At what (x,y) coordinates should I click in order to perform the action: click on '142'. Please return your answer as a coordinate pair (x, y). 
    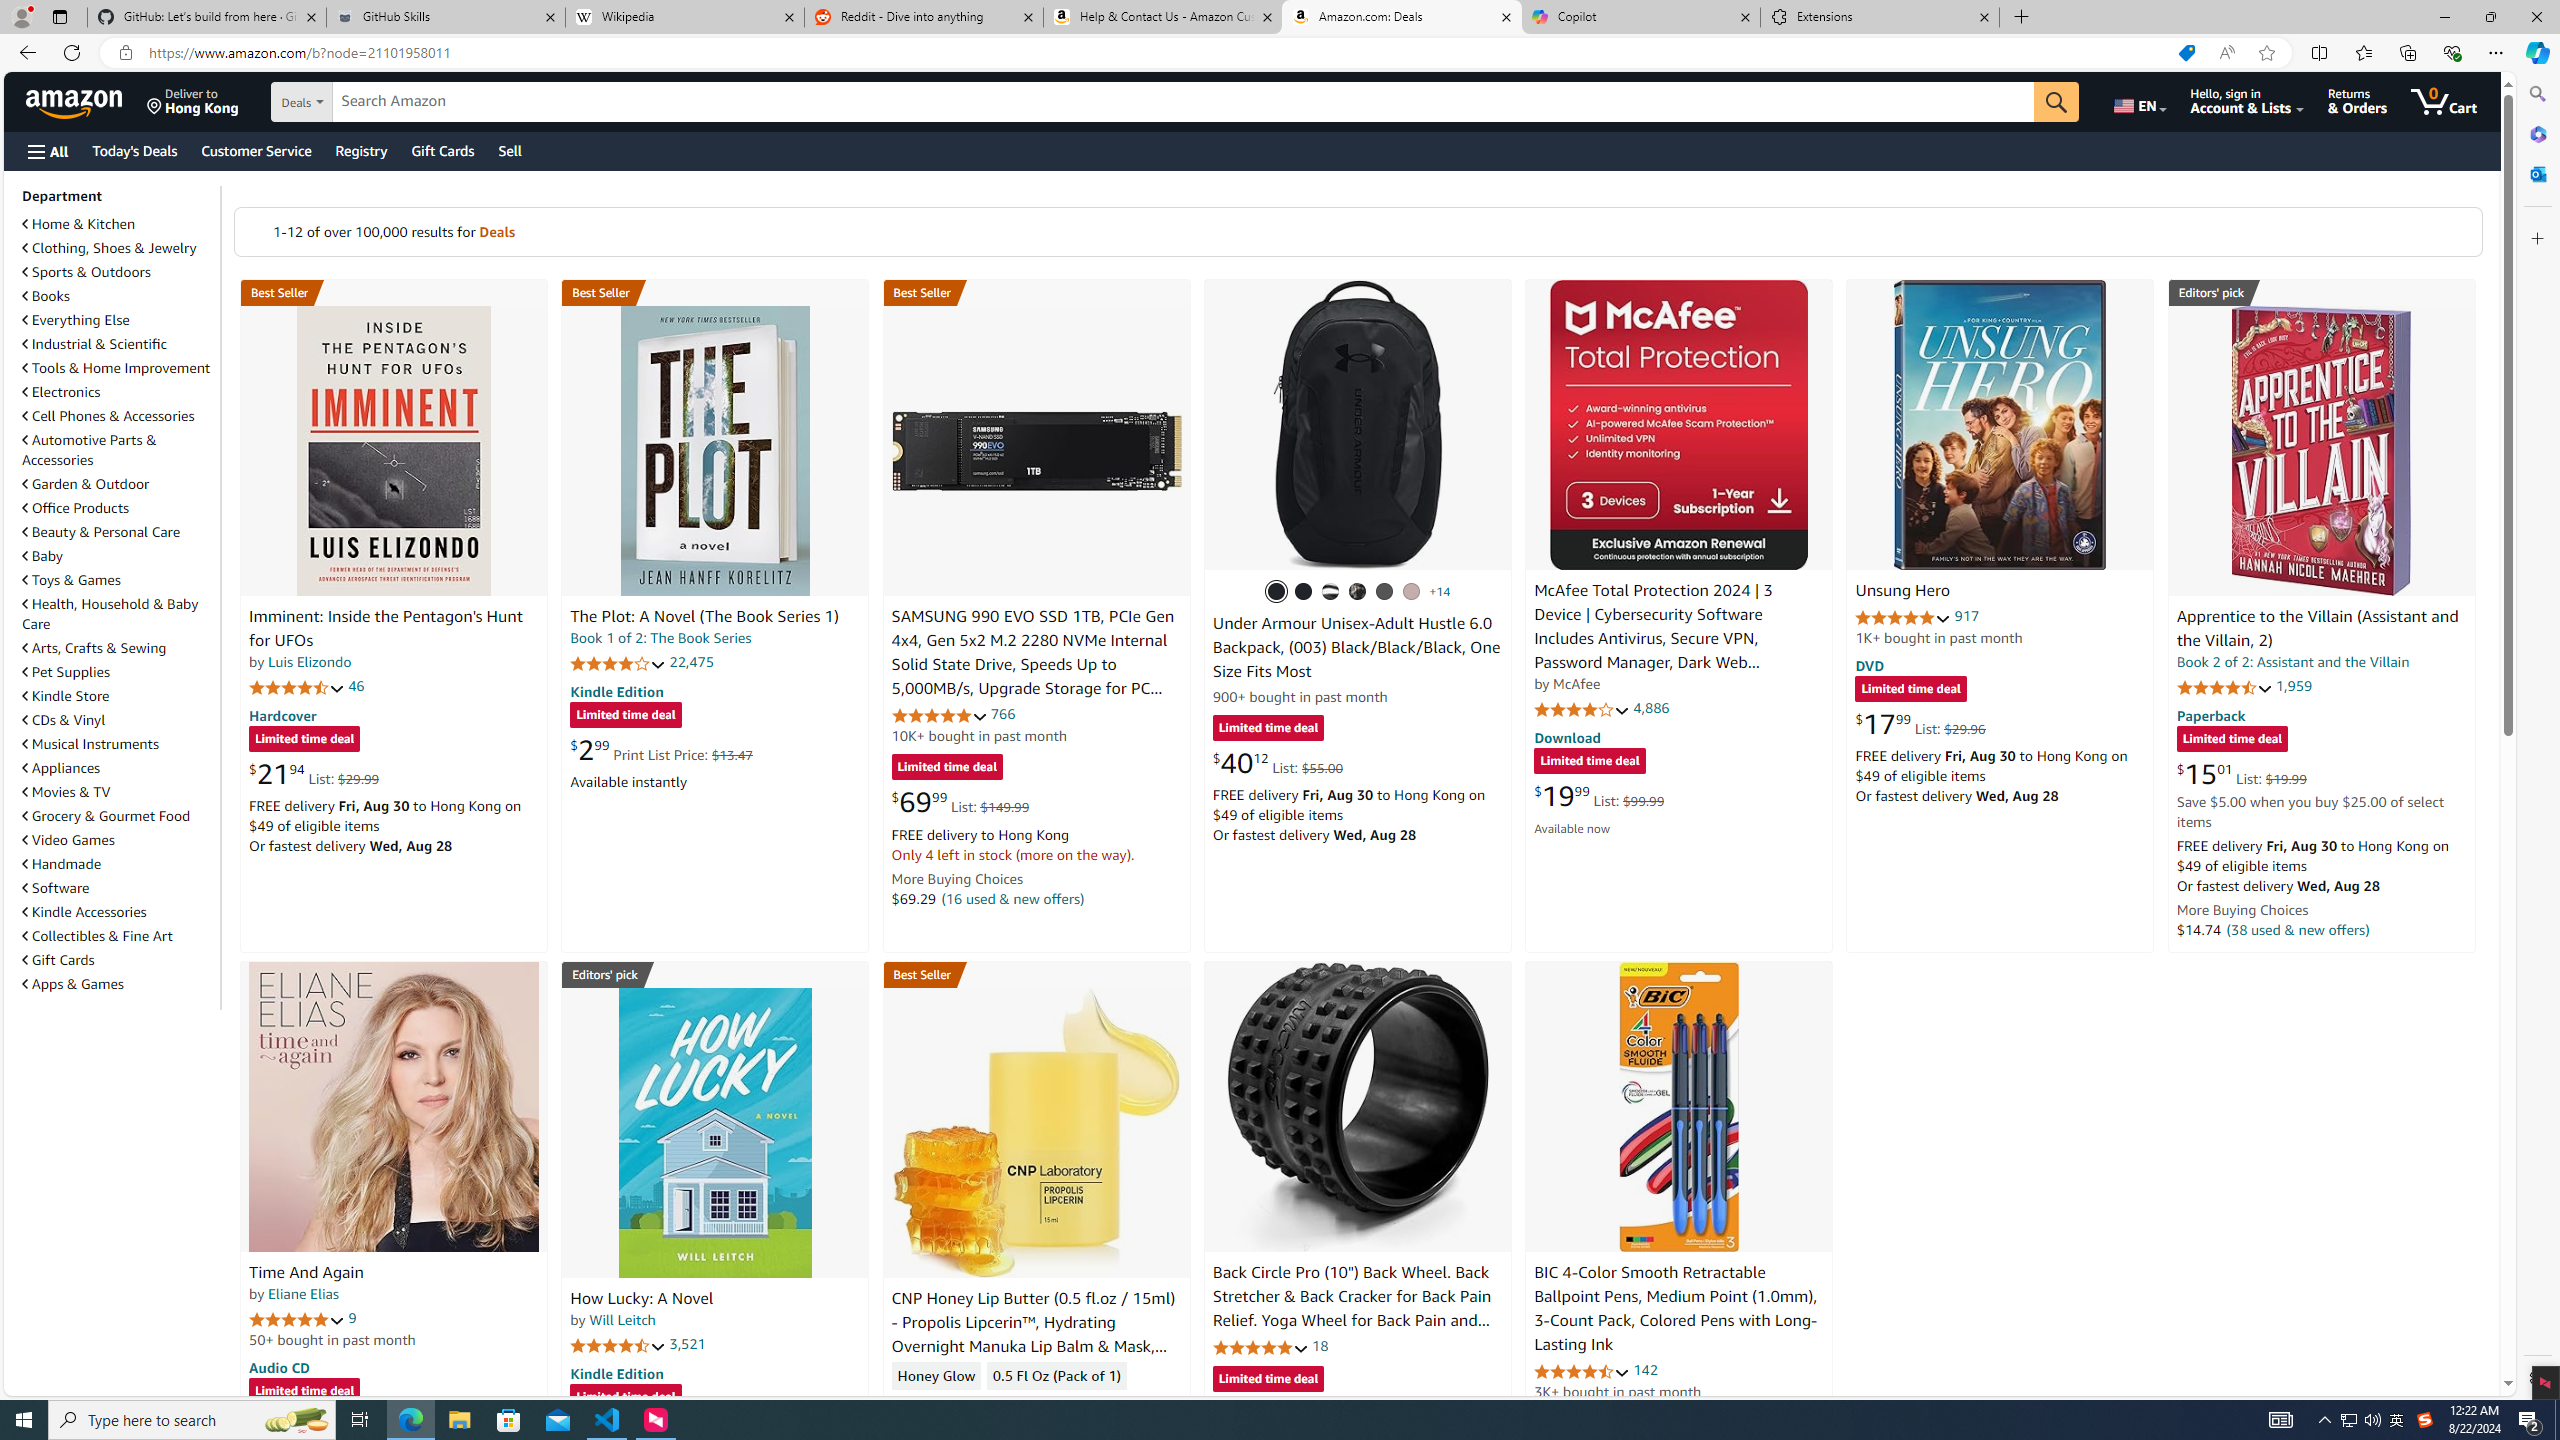
    Looking at the image, I should click on (1646, 1370).